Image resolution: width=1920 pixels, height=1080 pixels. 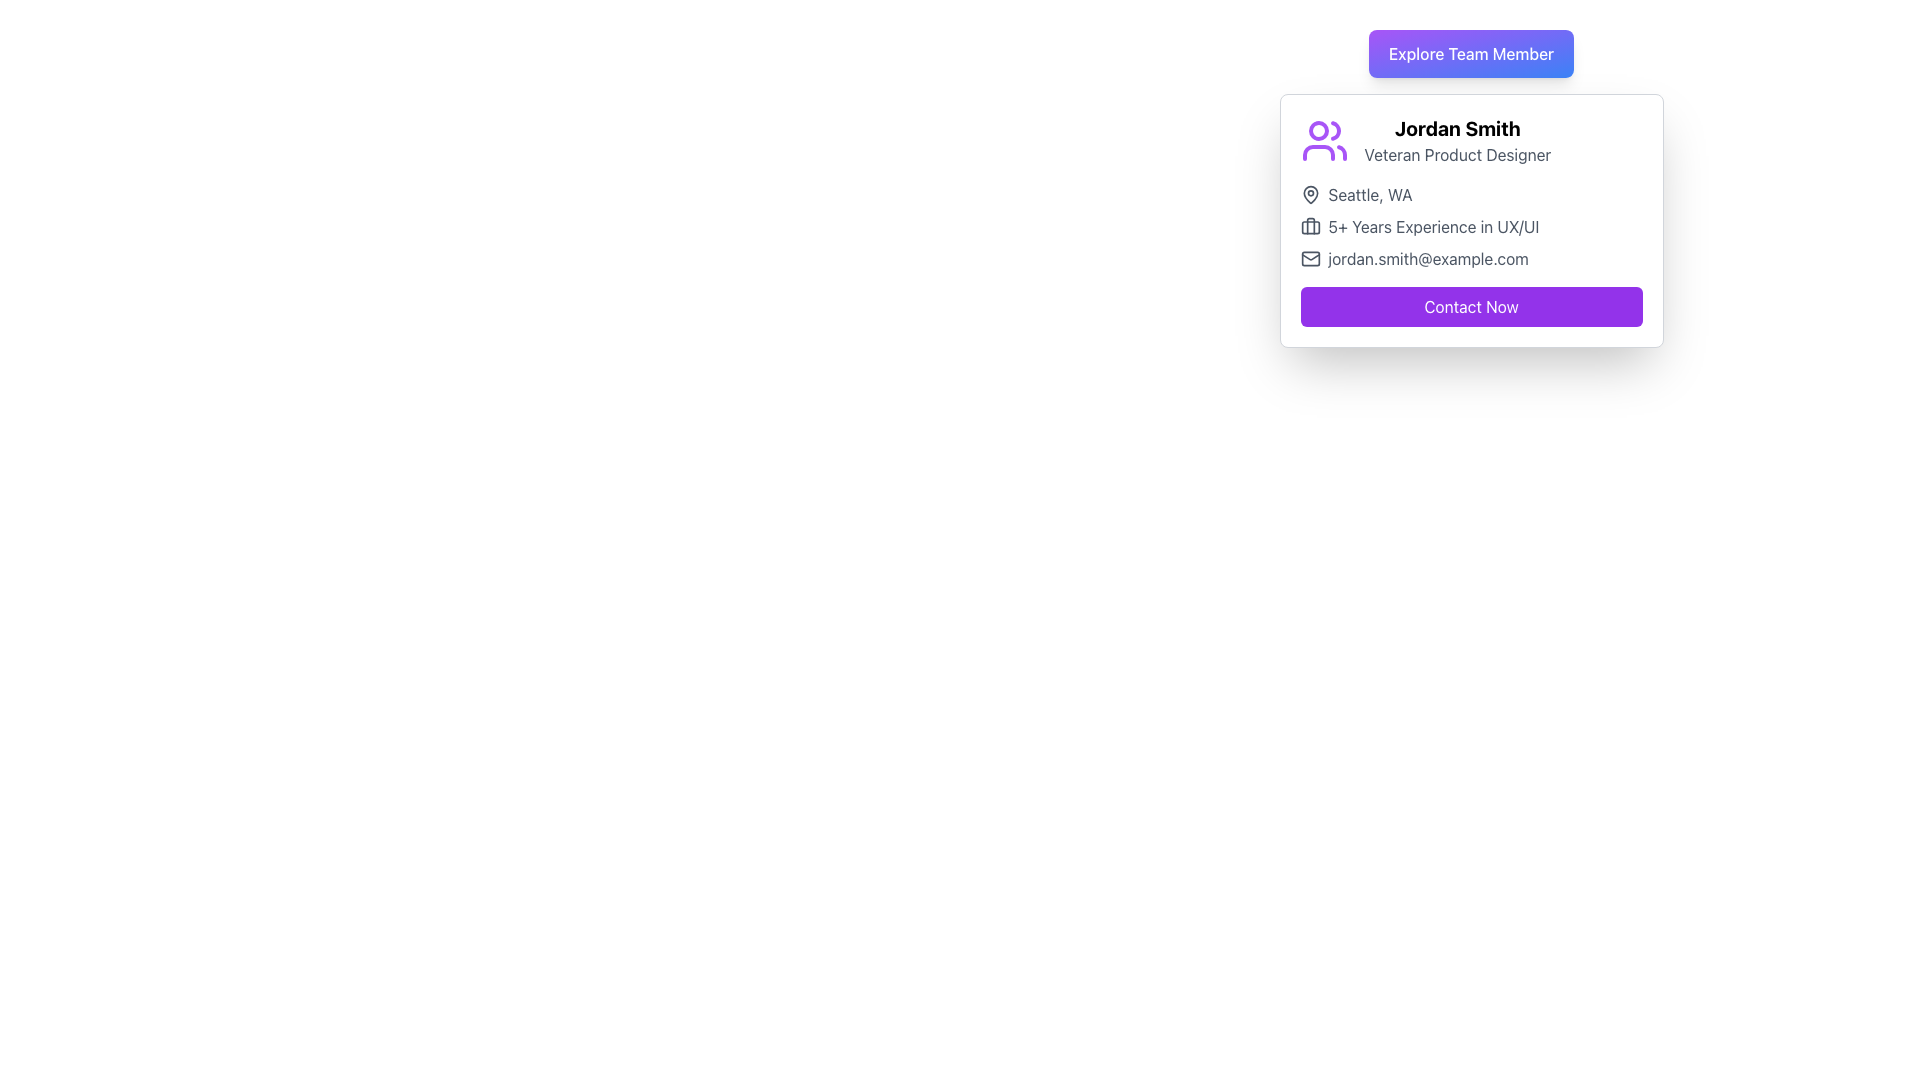 I want to click on the user profile icon representing Jordan Smith, located in the top-left corner of the card containing his details, so click(x=1324, y=140).